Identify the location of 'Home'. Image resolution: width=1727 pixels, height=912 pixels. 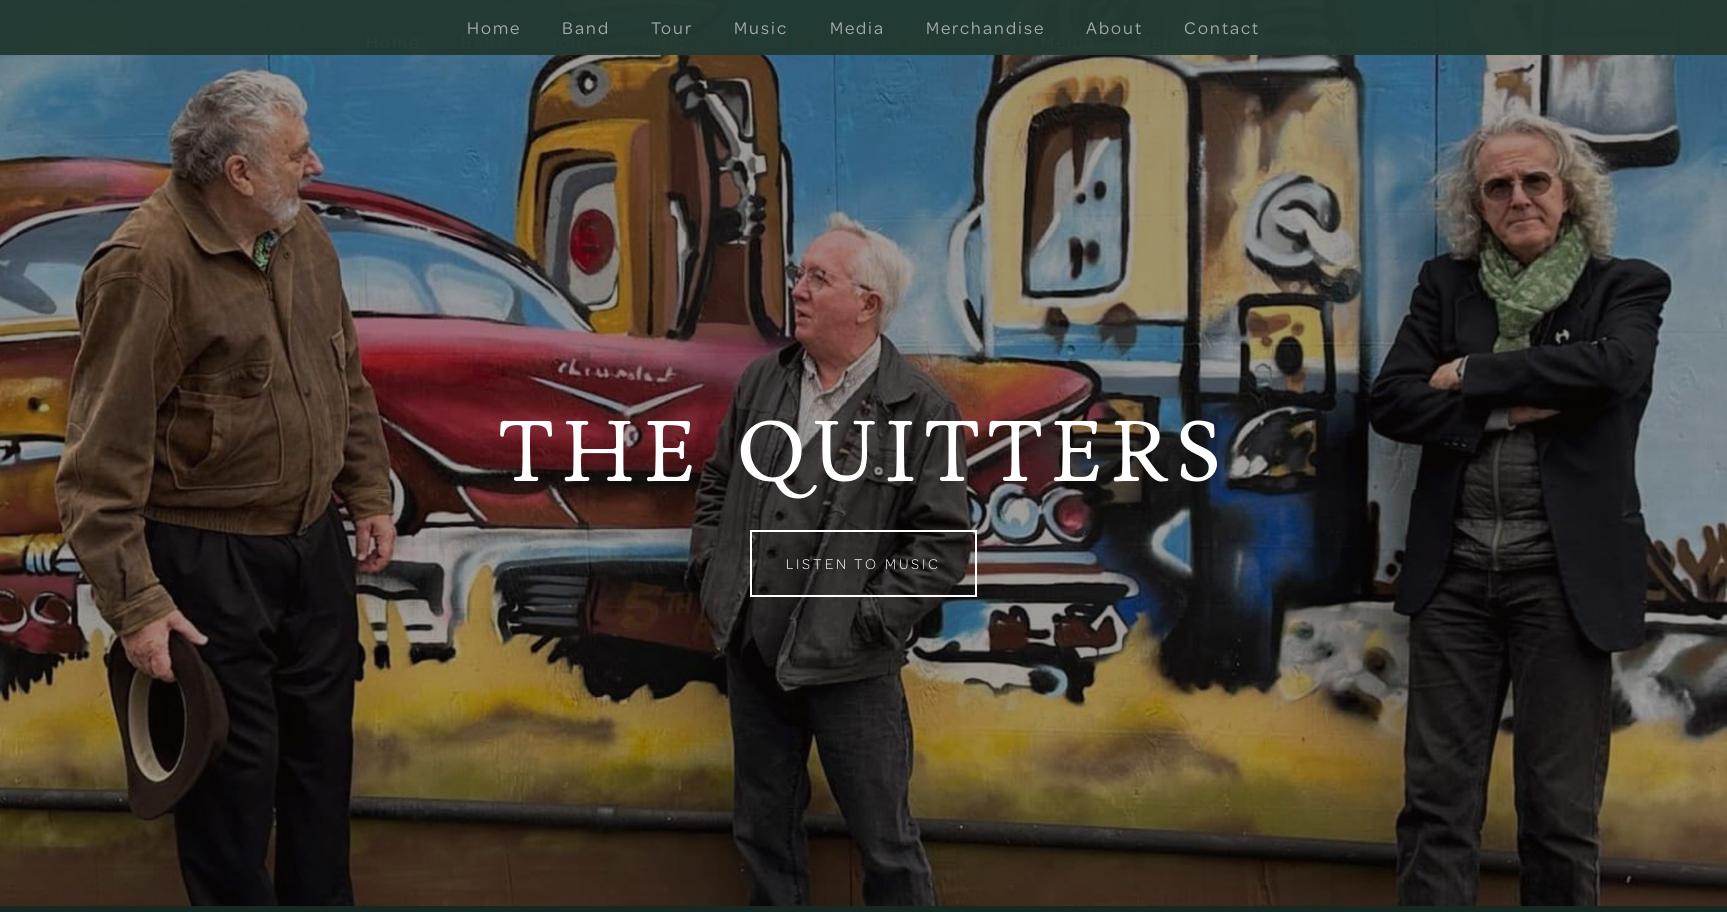
(393, 40).